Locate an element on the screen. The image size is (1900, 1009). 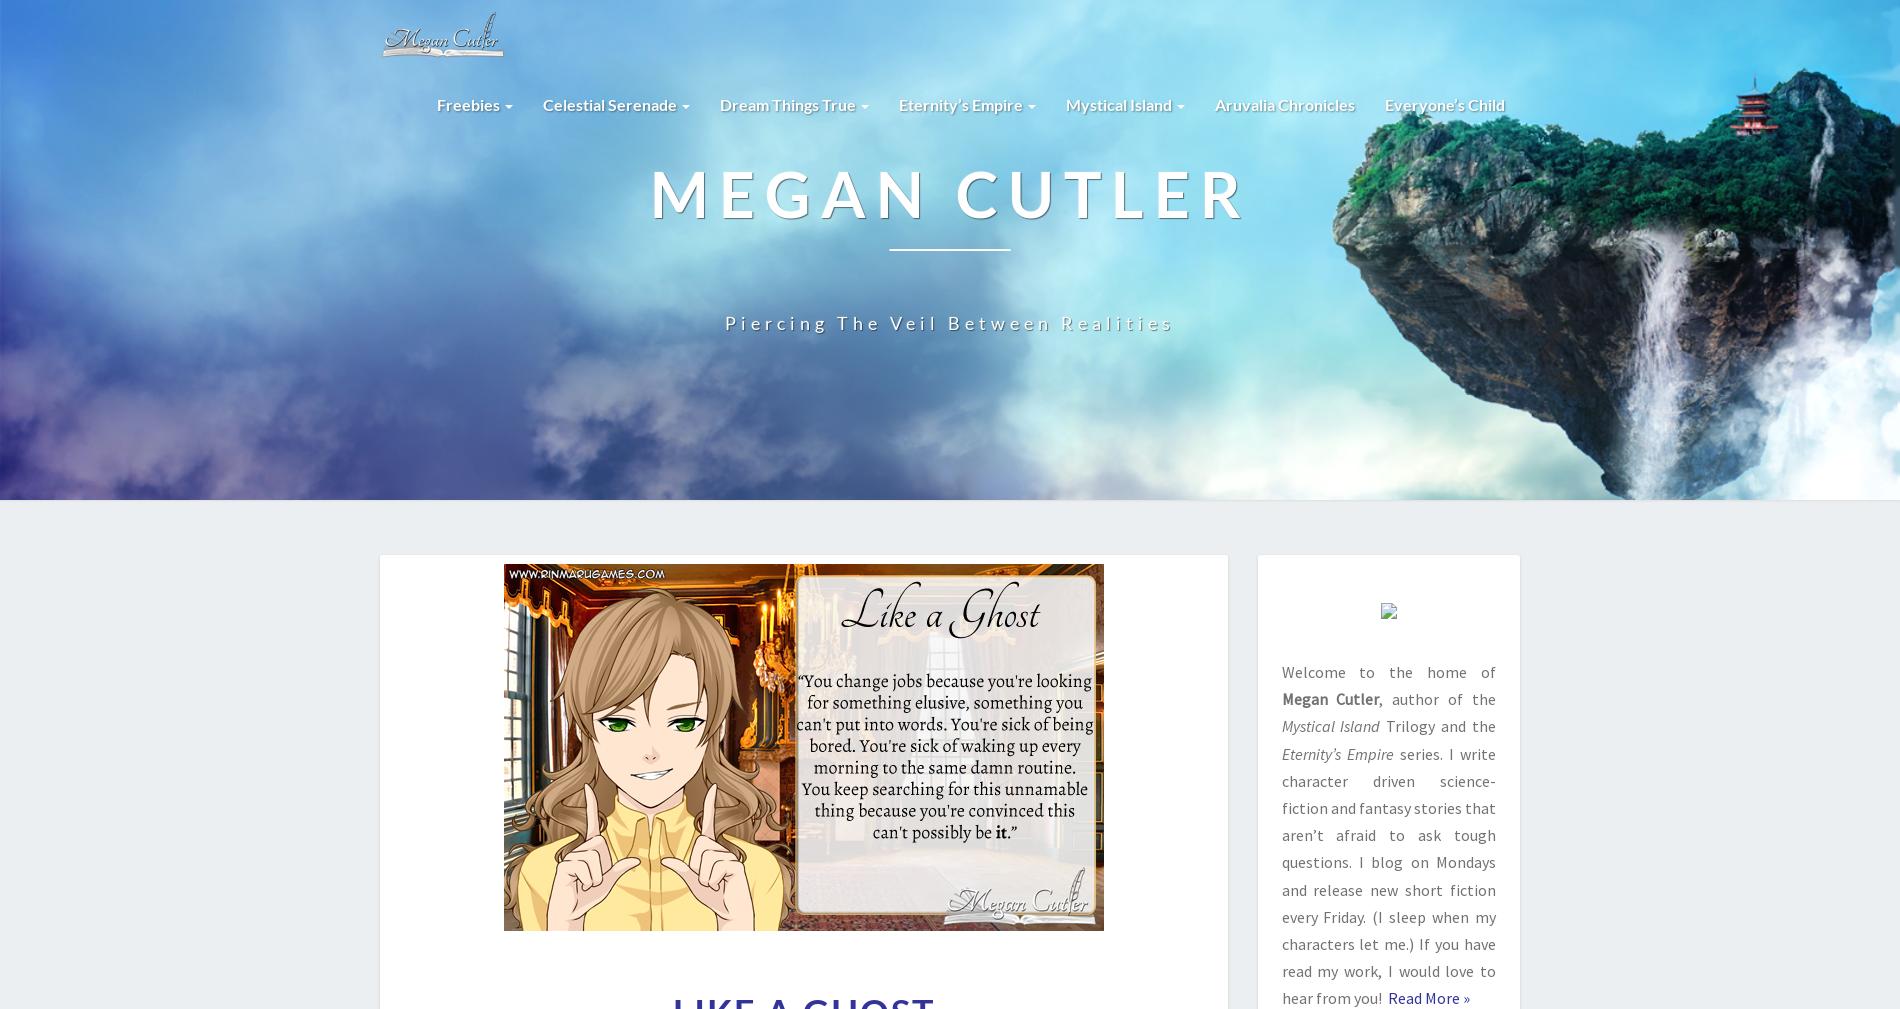
'Read More »' is located at coordinates (1382, 998).